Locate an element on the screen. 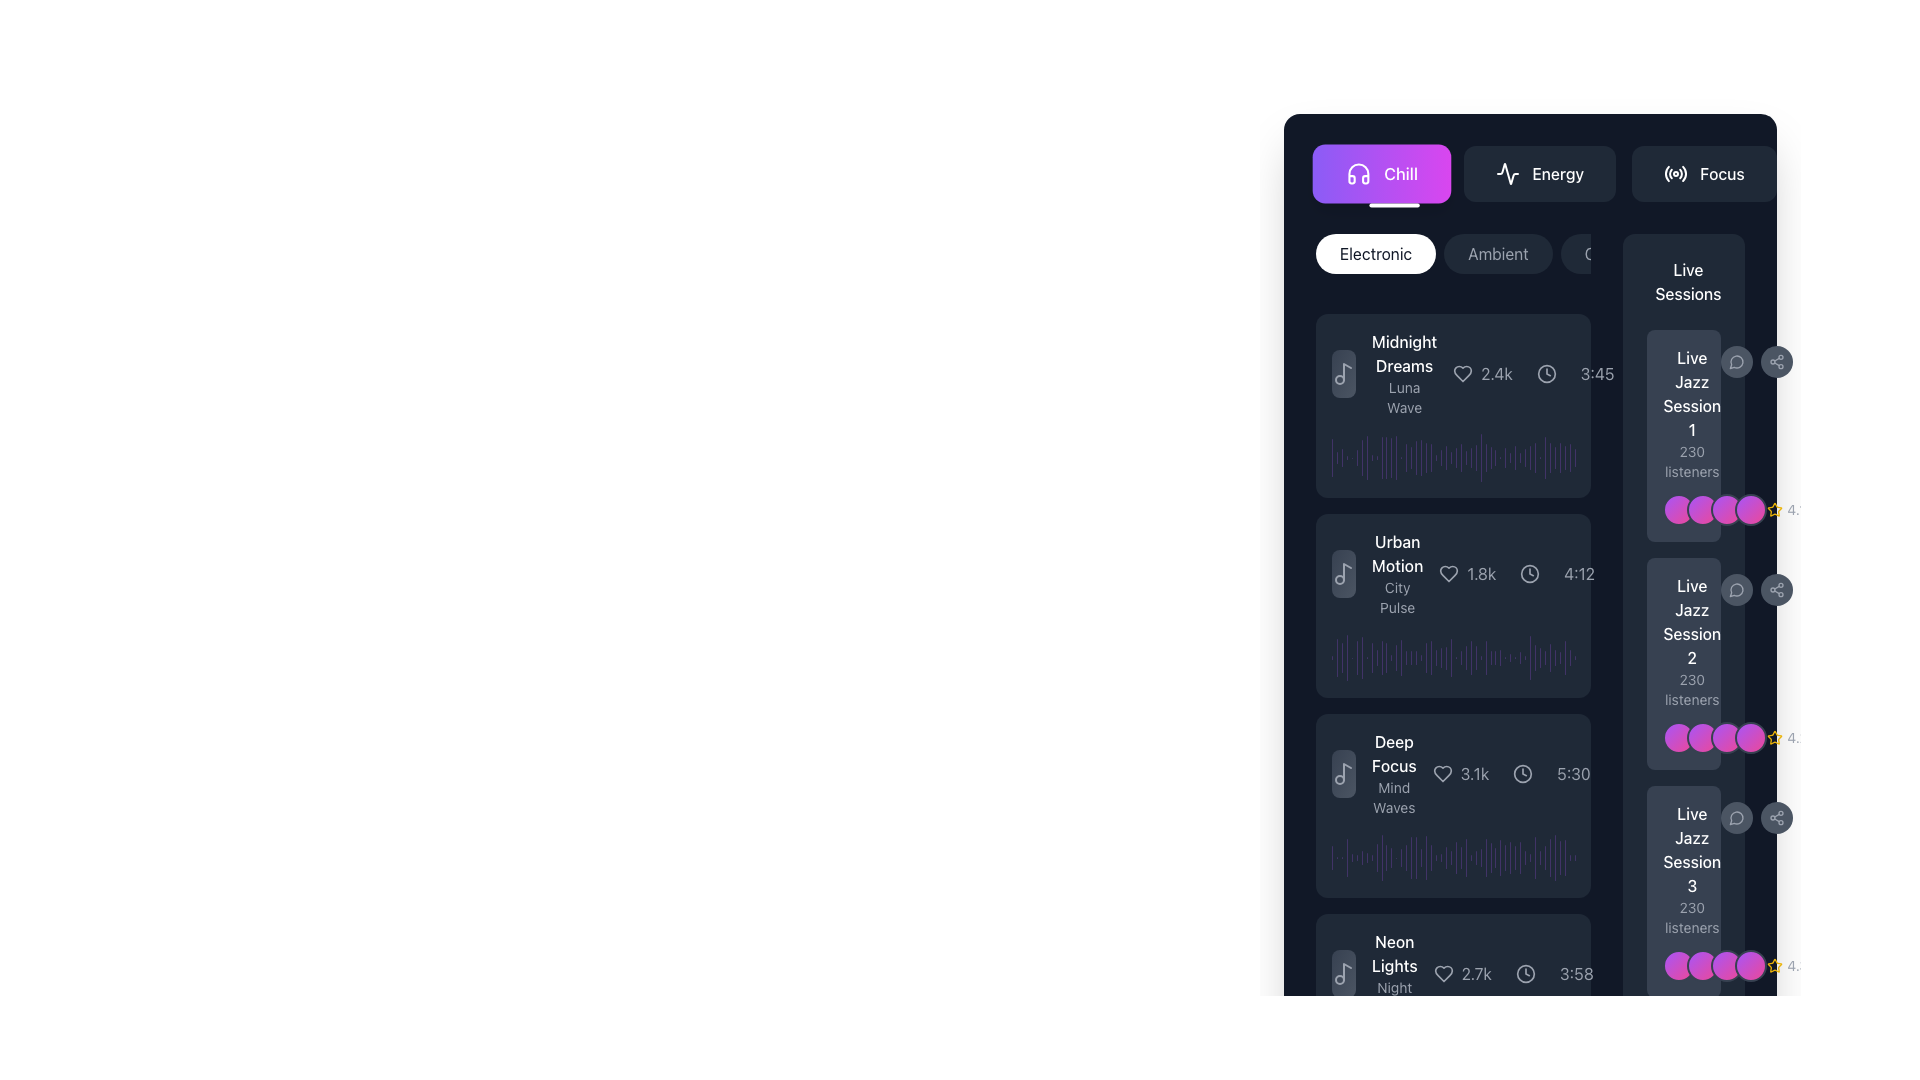  the Rating display component located at the bottom-right corner of the section, which visually indicates a score with stars adjacent to profile avatars is located at coordinates (1787, 964).